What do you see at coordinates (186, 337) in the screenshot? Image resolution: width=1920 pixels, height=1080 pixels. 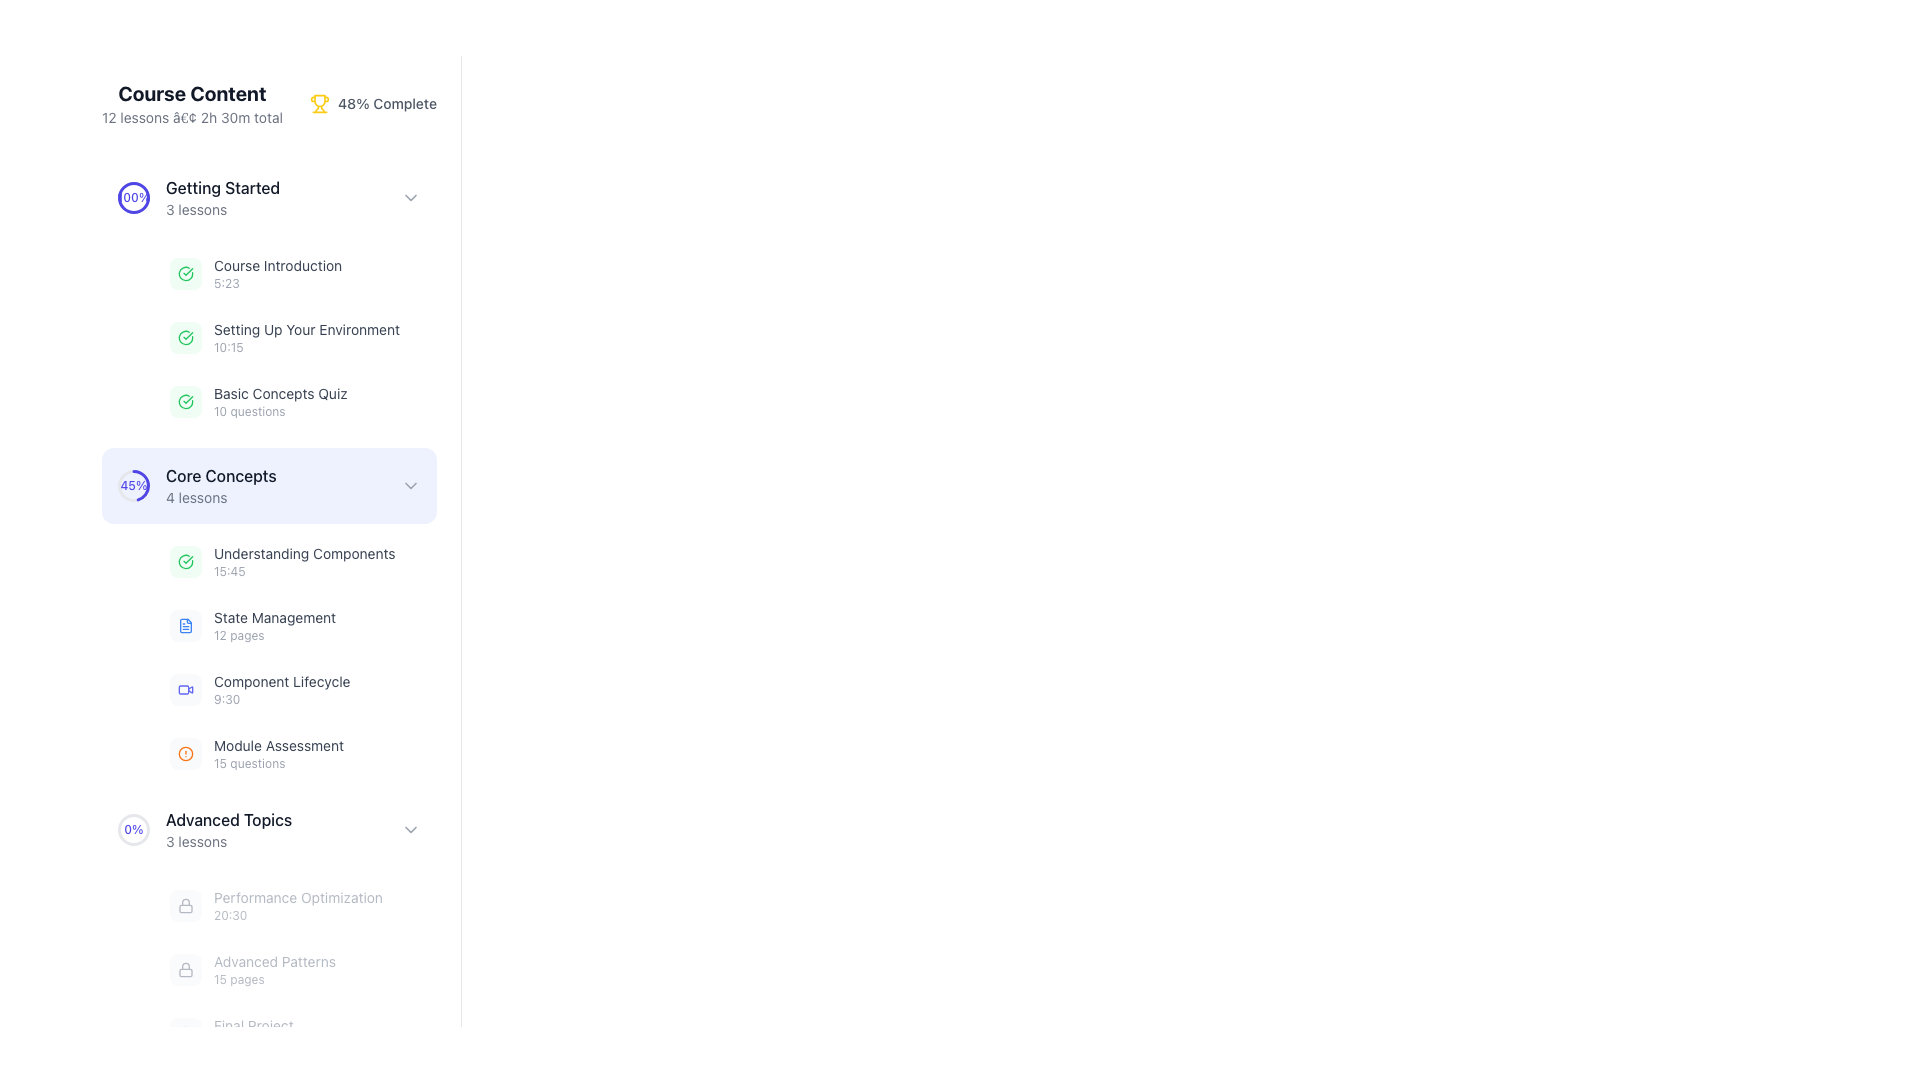 I see `the leftmost icon in the 'Setting Up Your Environment' entry under the 'Getting Started' section, which indicates the completion status of this lesson` at bounding box center [186, 337].